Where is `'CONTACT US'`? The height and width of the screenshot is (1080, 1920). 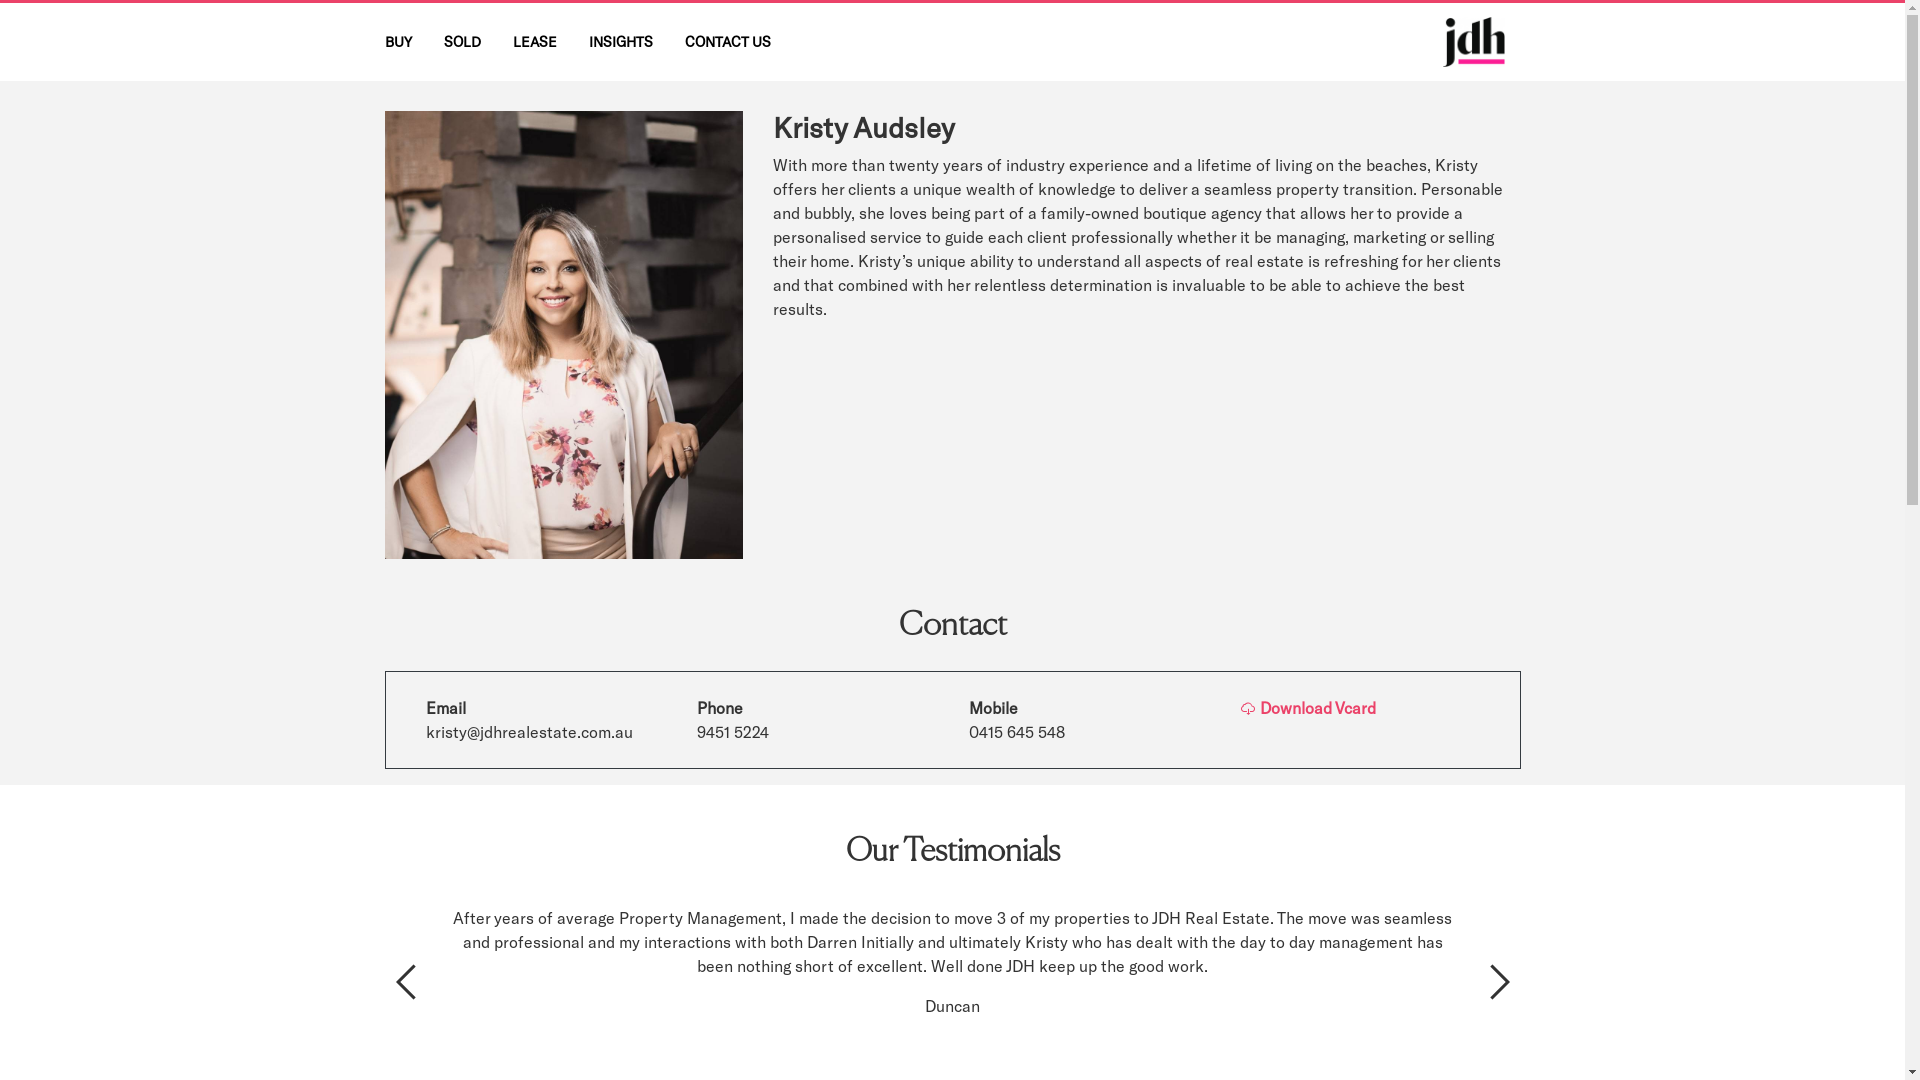 'CONTACT US' is located at coordinates (725, 42).